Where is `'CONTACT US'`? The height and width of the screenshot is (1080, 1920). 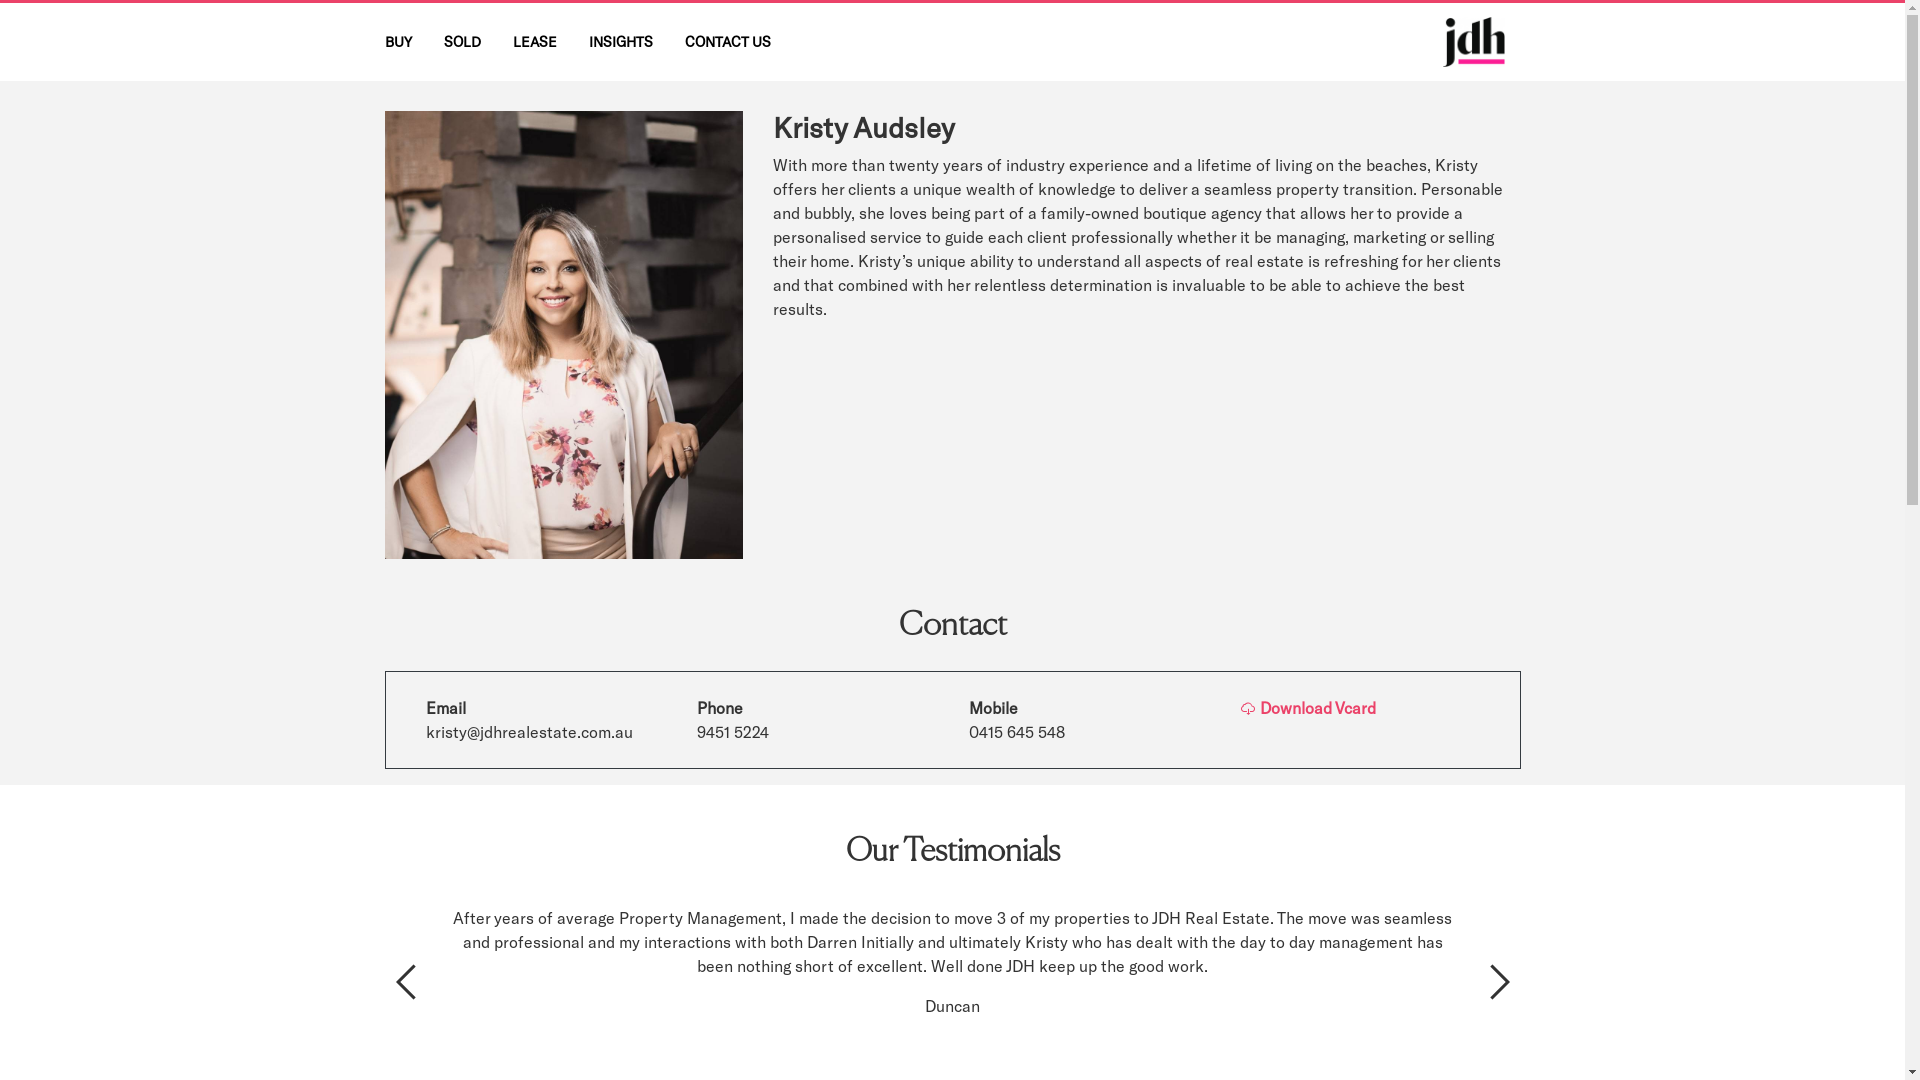 'CONTACT US' is located at coordinates (725, 42).